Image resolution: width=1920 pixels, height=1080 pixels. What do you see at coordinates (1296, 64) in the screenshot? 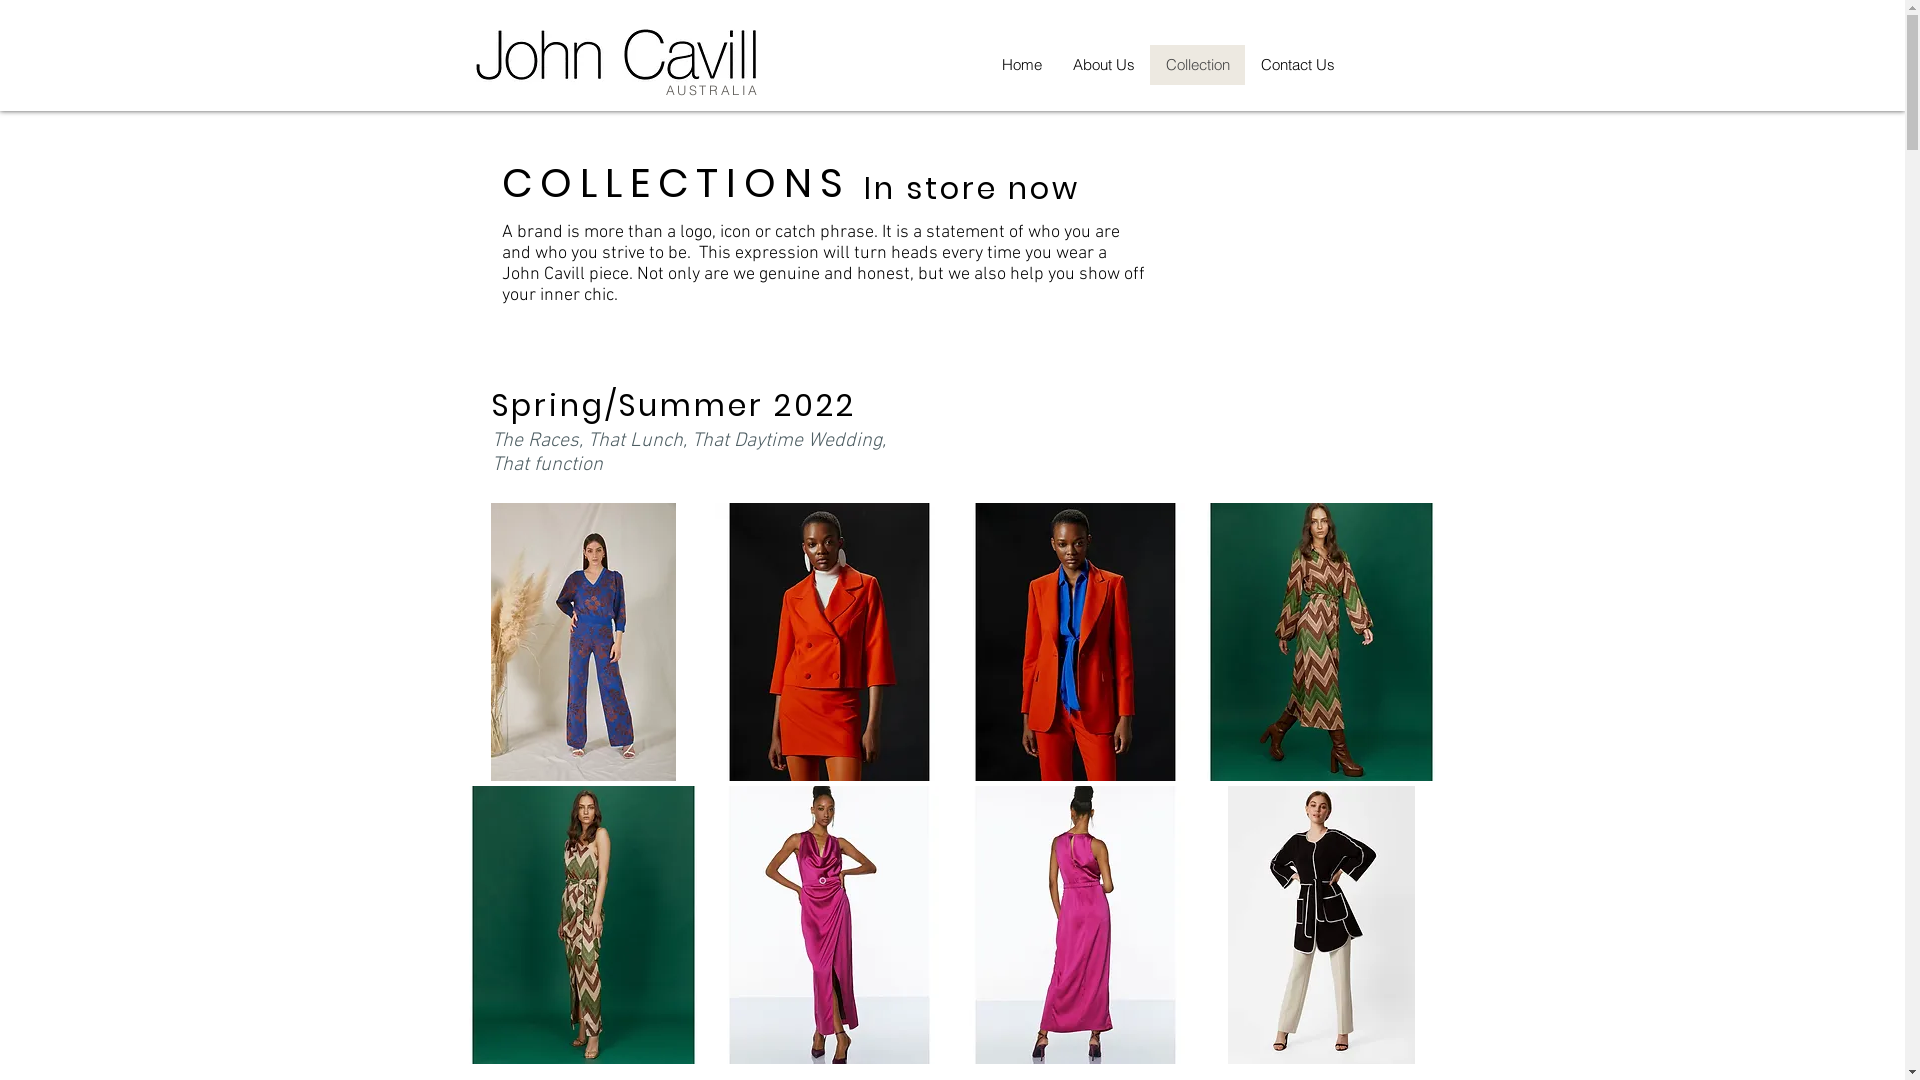
I see `'Contact Us'` at bounding box center [1296, 64].